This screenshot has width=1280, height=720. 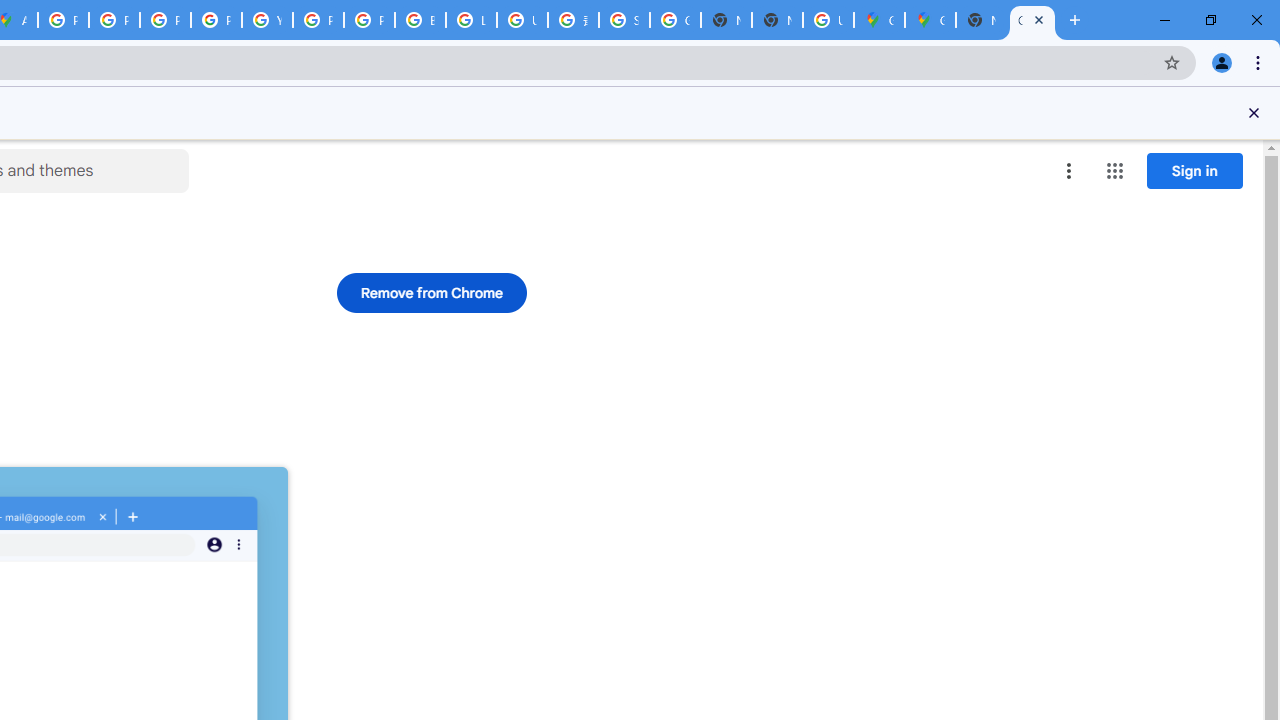 I want to click on 'More options menu', so click(x=1068, y=170).